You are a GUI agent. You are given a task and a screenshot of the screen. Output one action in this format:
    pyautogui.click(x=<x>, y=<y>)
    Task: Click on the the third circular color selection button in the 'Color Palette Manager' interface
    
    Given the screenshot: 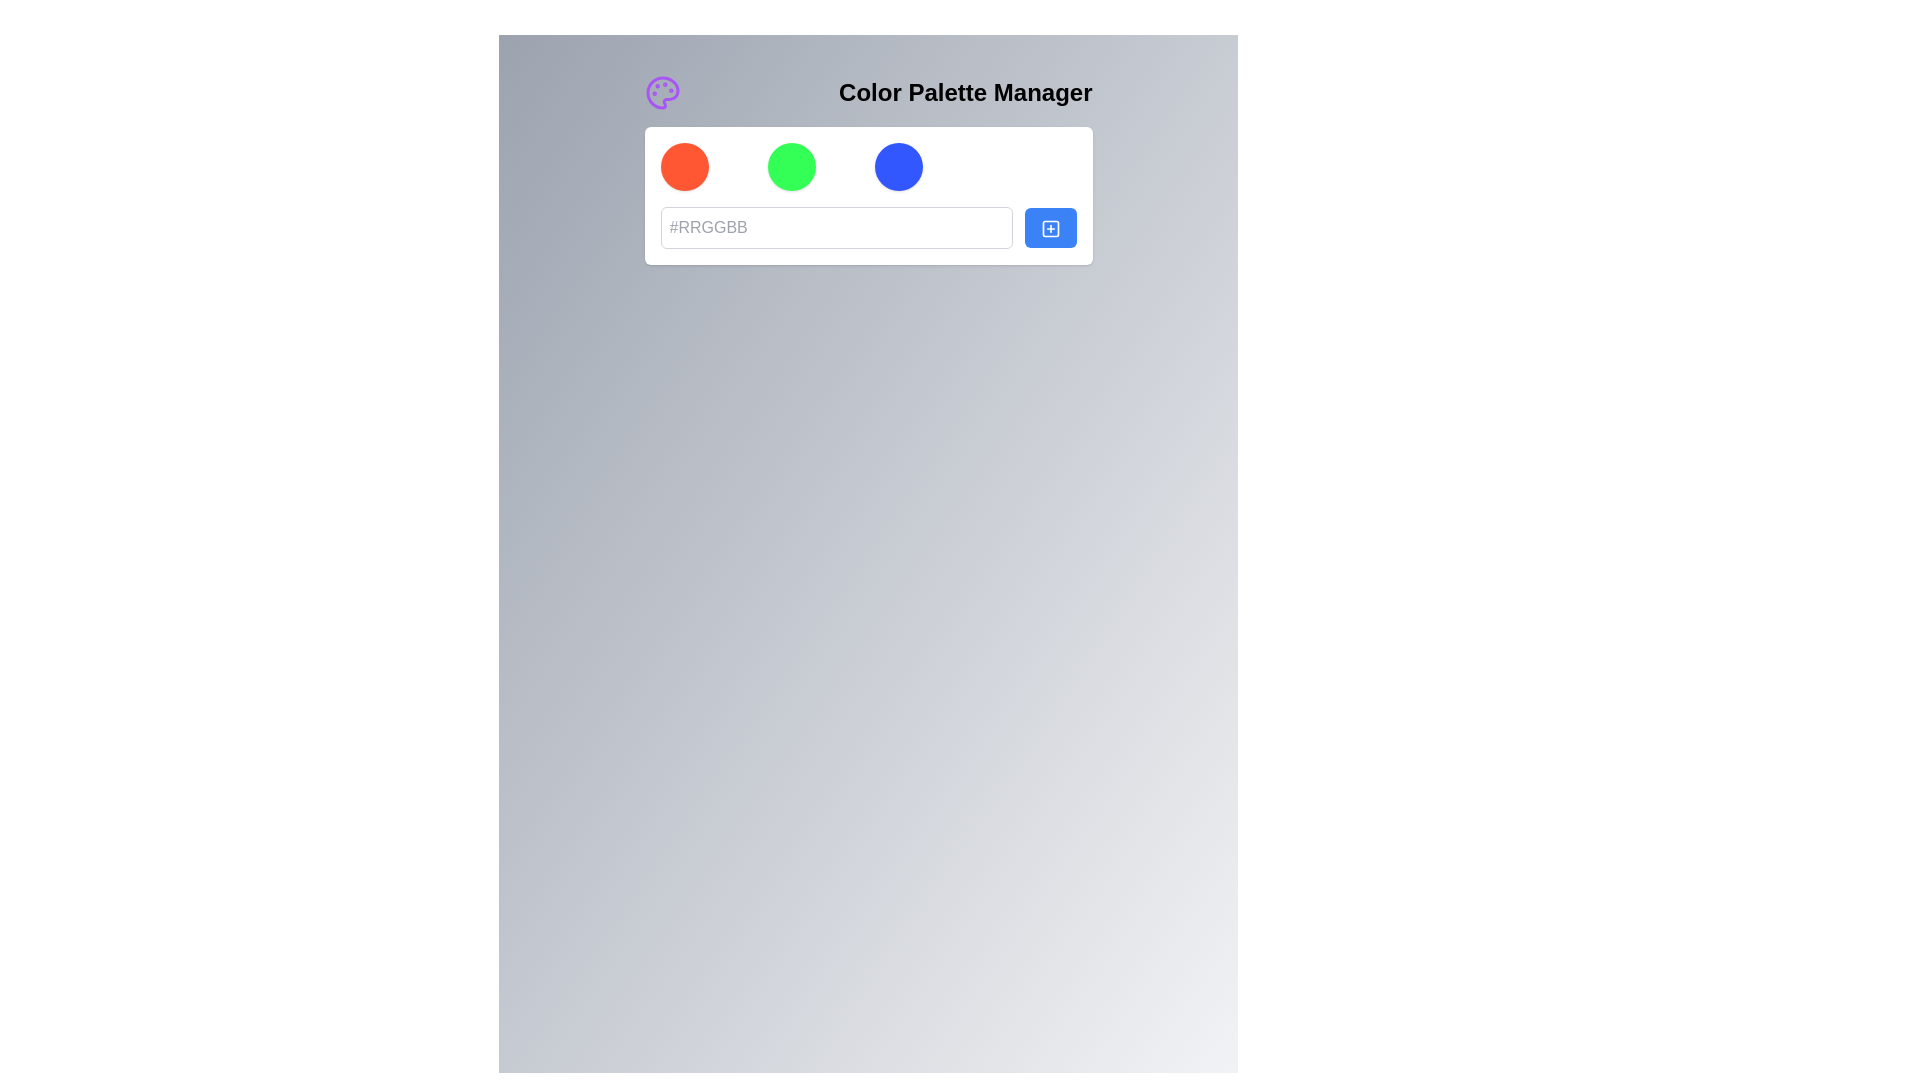 What is the action you would take?
    pyautogui.click(x=897, y=165)
    